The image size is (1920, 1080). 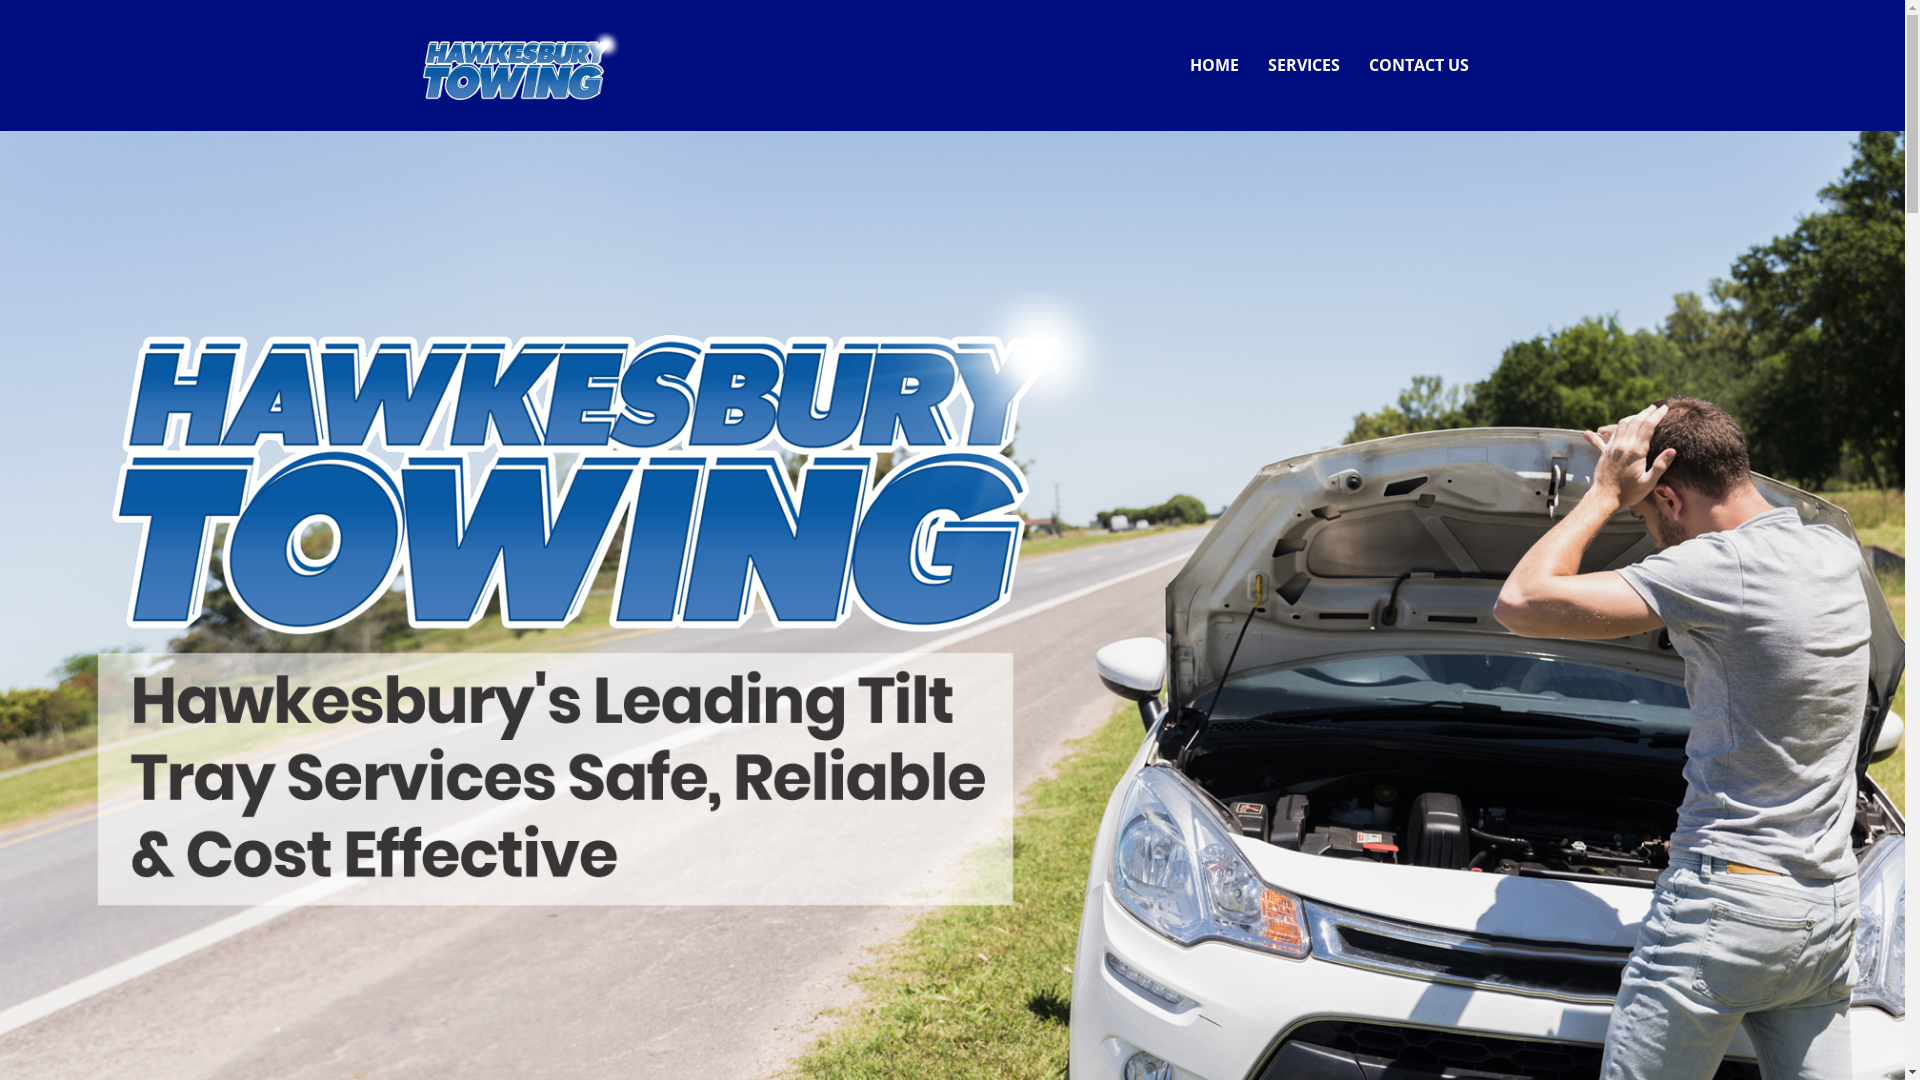 What do you see at coordinates (1418, 64) in the screenshot?
I see `'CONTACT US'` at bounding box center [1418, 64].